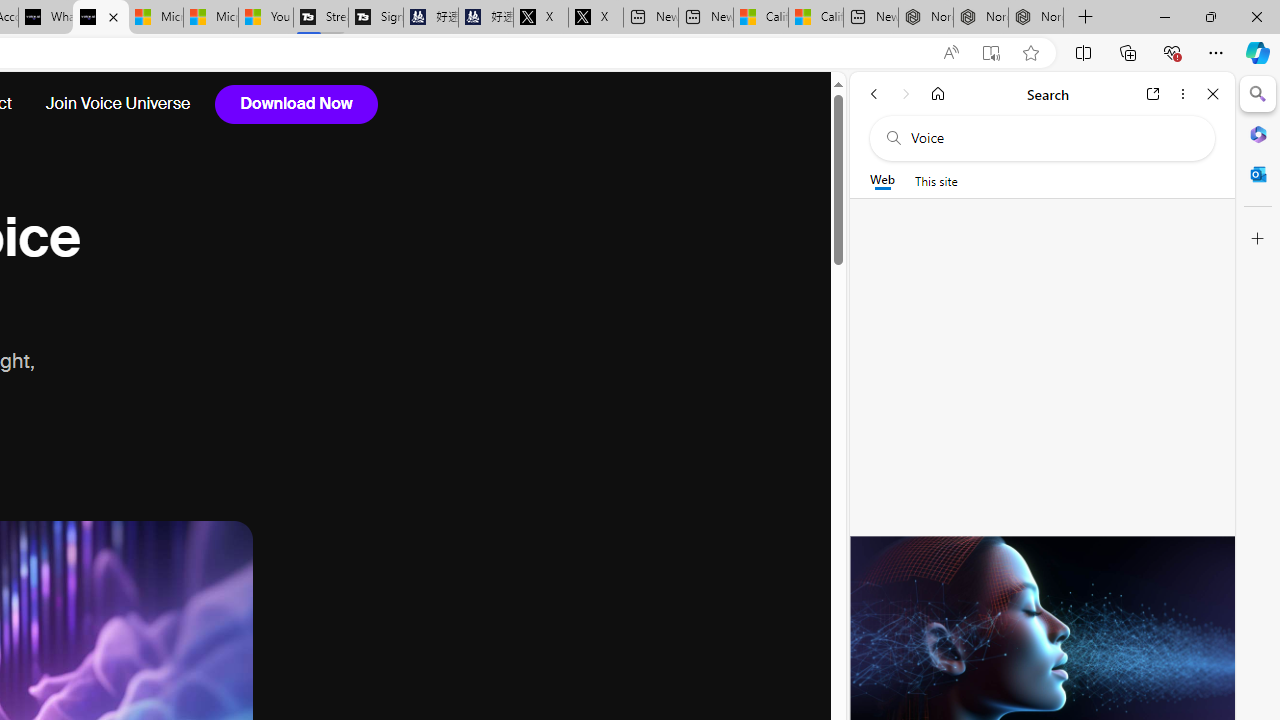 The height and width of the screenshot is (720, 1280). Describe the element at coordinates (1257, 173) in the screenshot. I see `'Outlook'` at that location.